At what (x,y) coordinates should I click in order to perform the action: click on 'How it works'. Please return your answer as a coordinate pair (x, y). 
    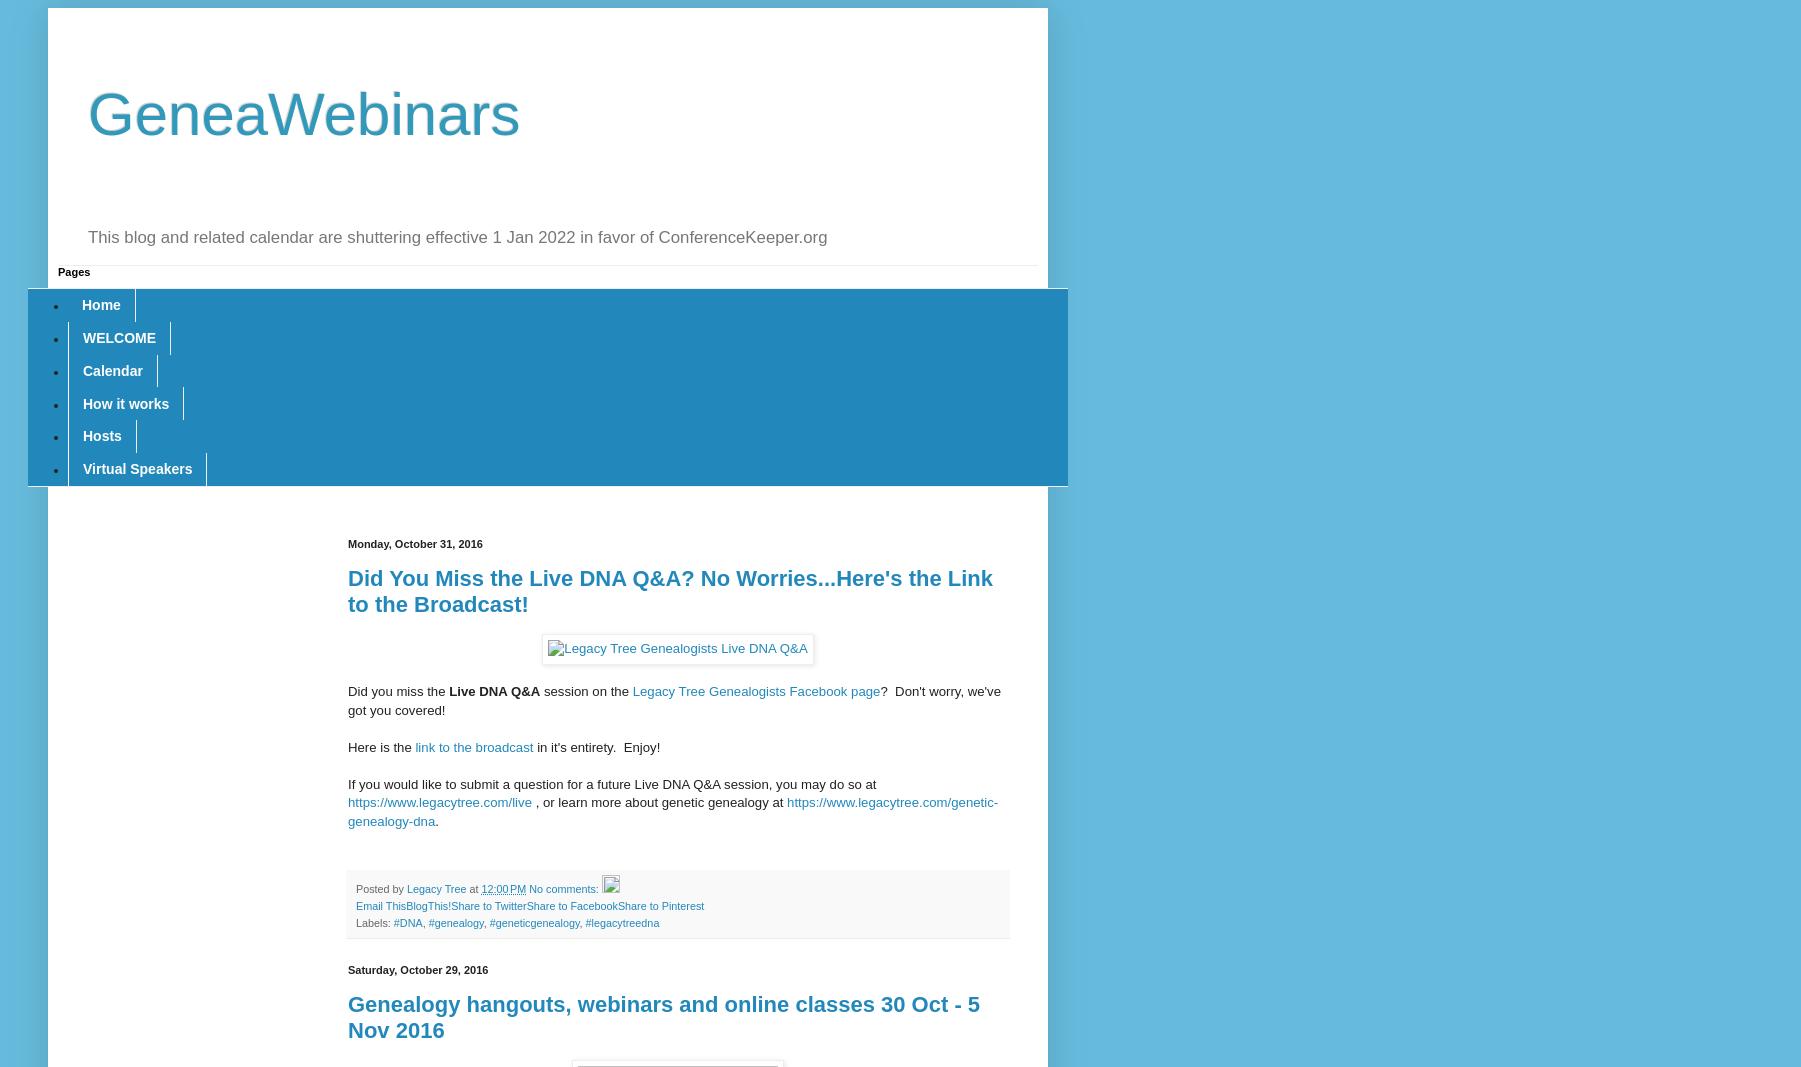
    Looking at the image, I should click on (126, 402).